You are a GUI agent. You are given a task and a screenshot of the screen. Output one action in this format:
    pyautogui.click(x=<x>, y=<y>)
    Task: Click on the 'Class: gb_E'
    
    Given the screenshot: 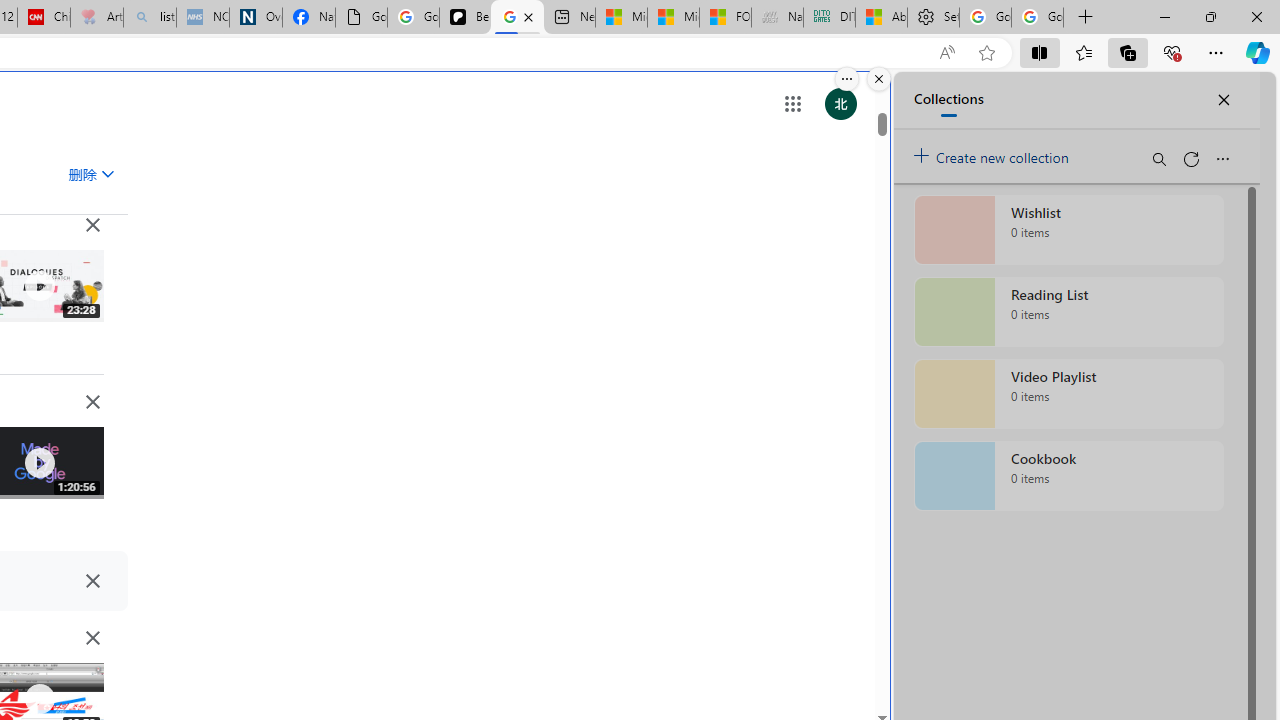 What is the action you would take?
    pyautogui.click(x=791, y=104)
    